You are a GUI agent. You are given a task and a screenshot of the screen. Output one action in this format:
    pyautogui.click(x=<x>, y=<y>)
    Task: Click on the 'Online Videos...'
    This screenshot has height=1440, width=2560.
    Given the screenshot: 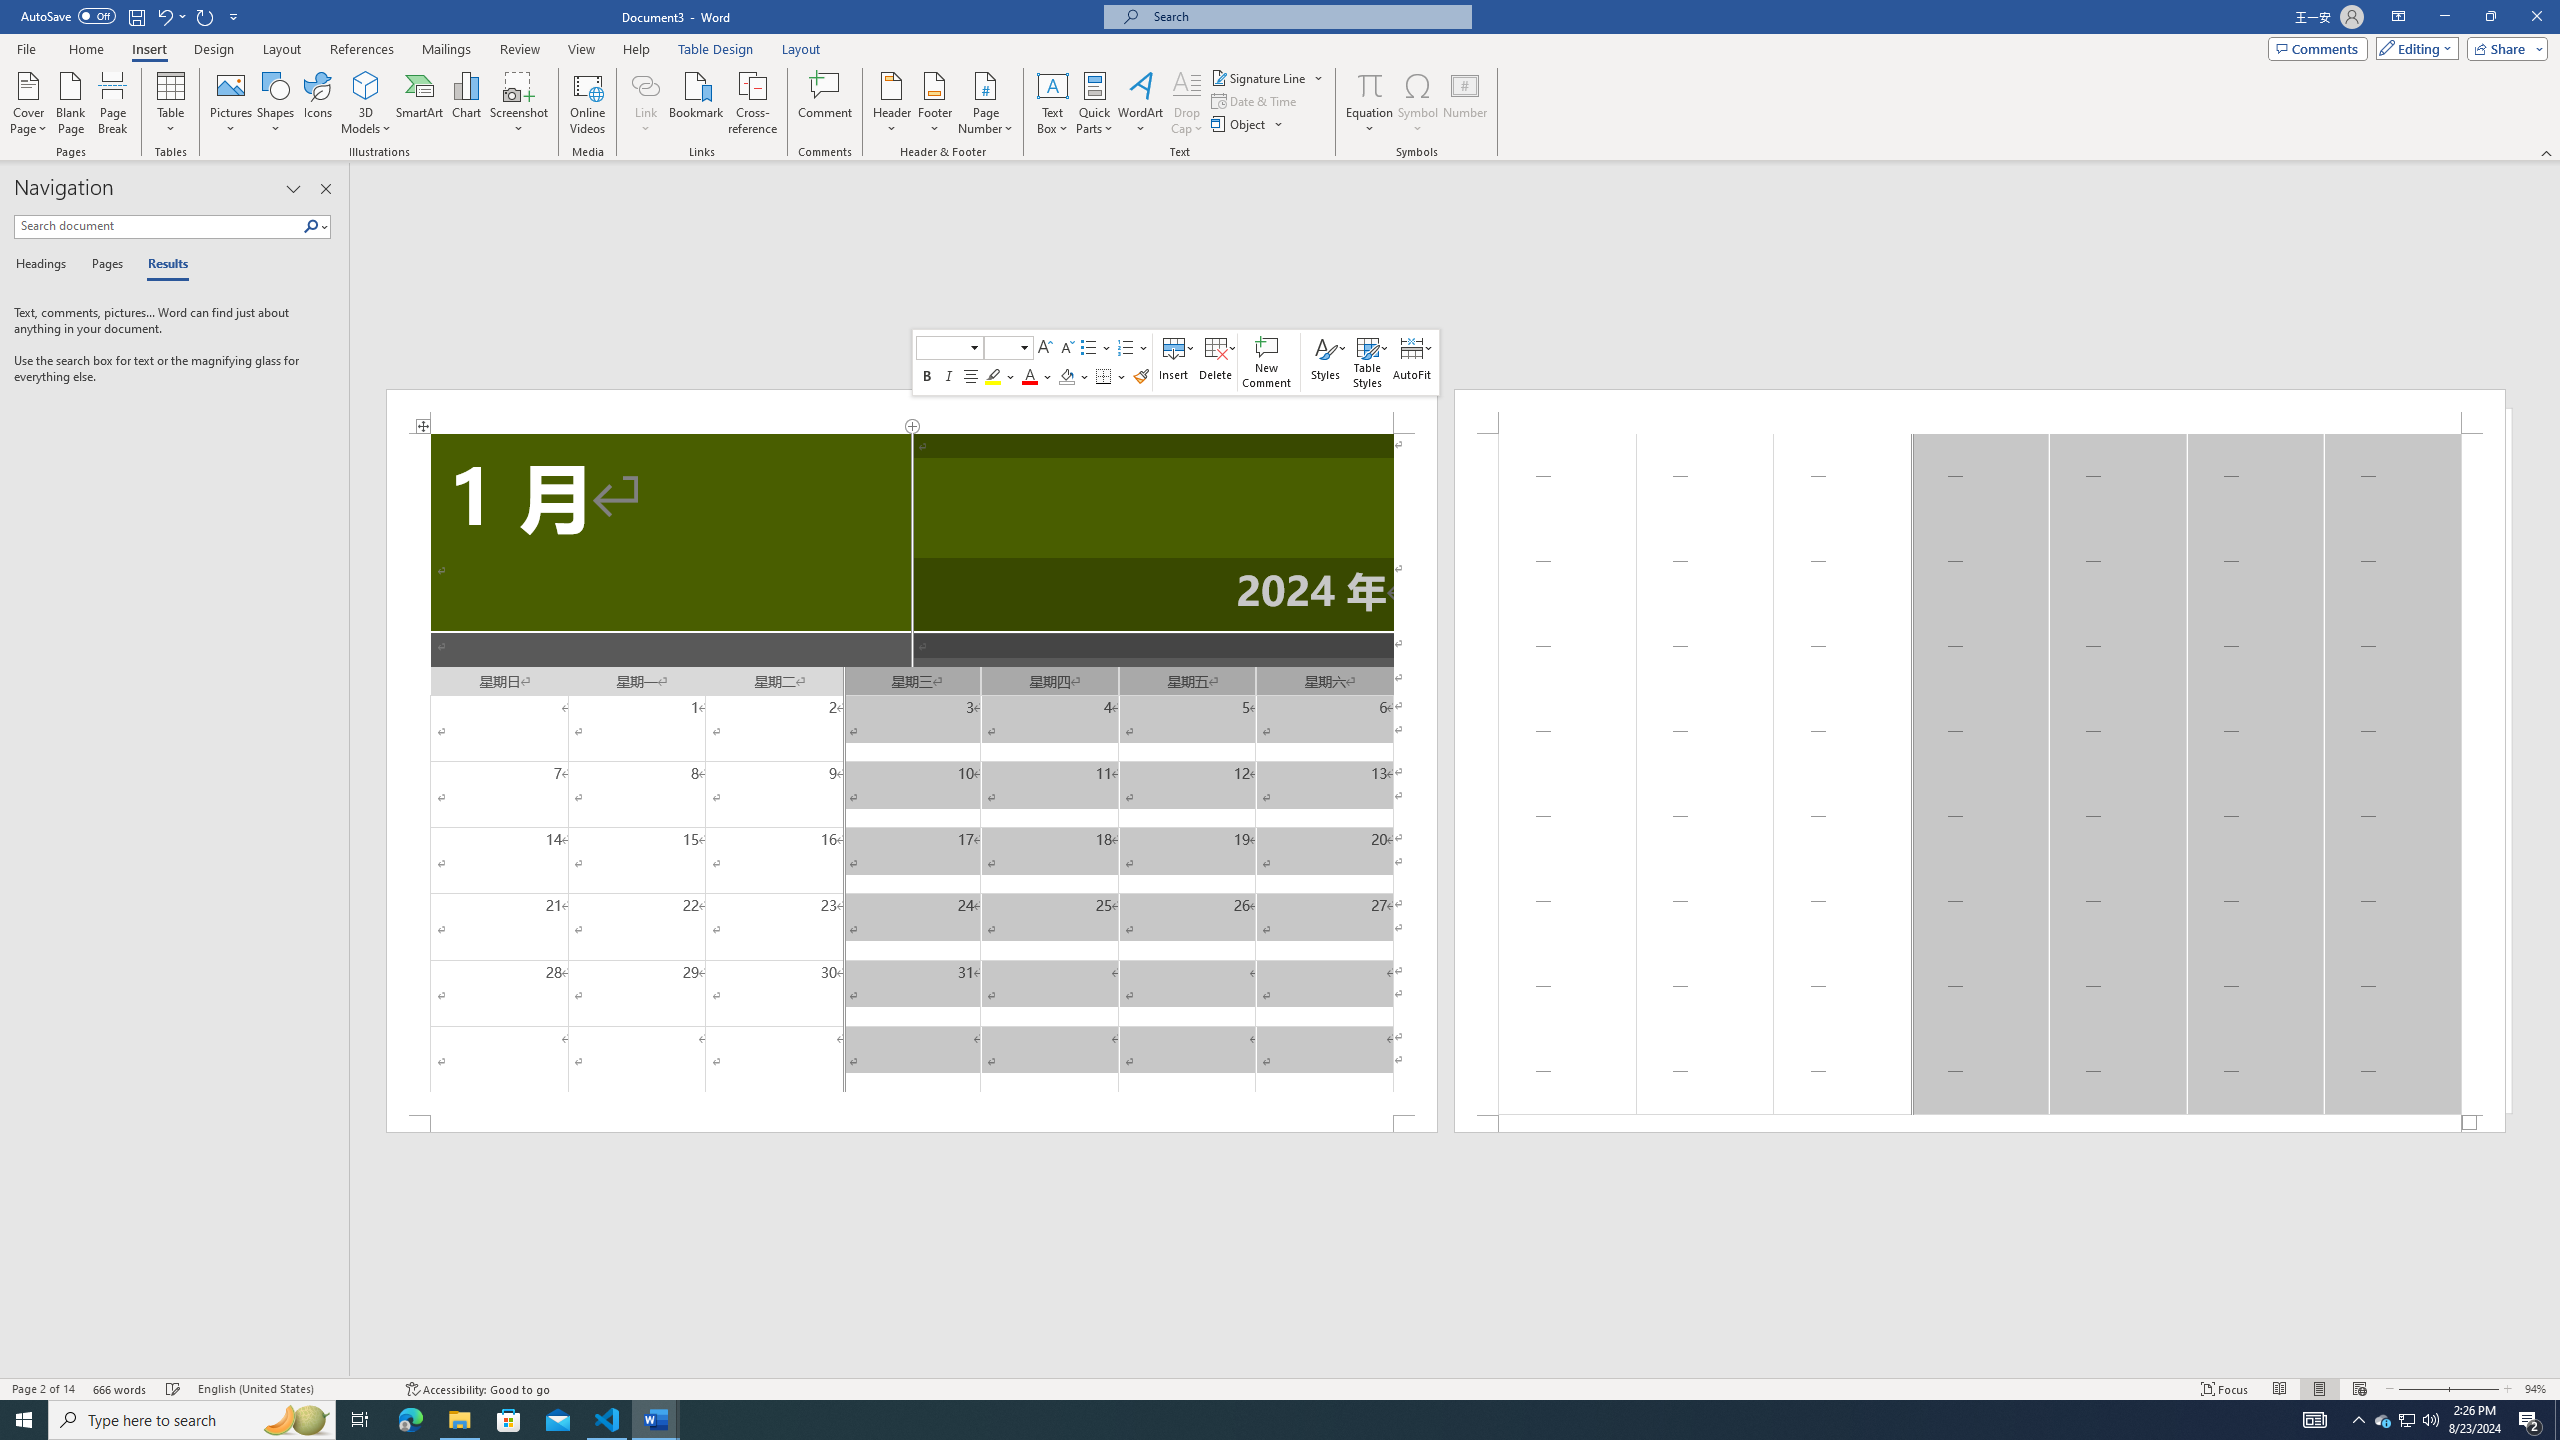 What is the action you would take?
    pyautogui.click(x=587, y=103)
    